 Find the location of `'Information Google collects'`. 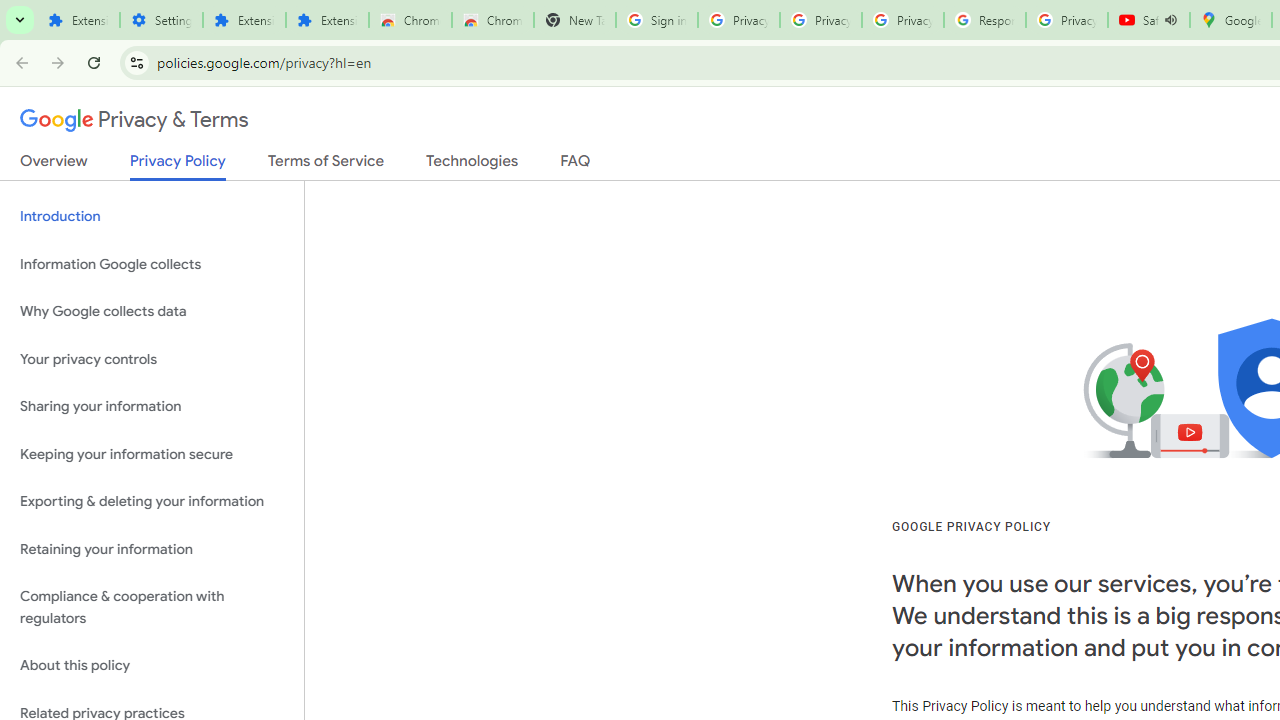

'Information Google collects' is located at coordinates (151, 263).